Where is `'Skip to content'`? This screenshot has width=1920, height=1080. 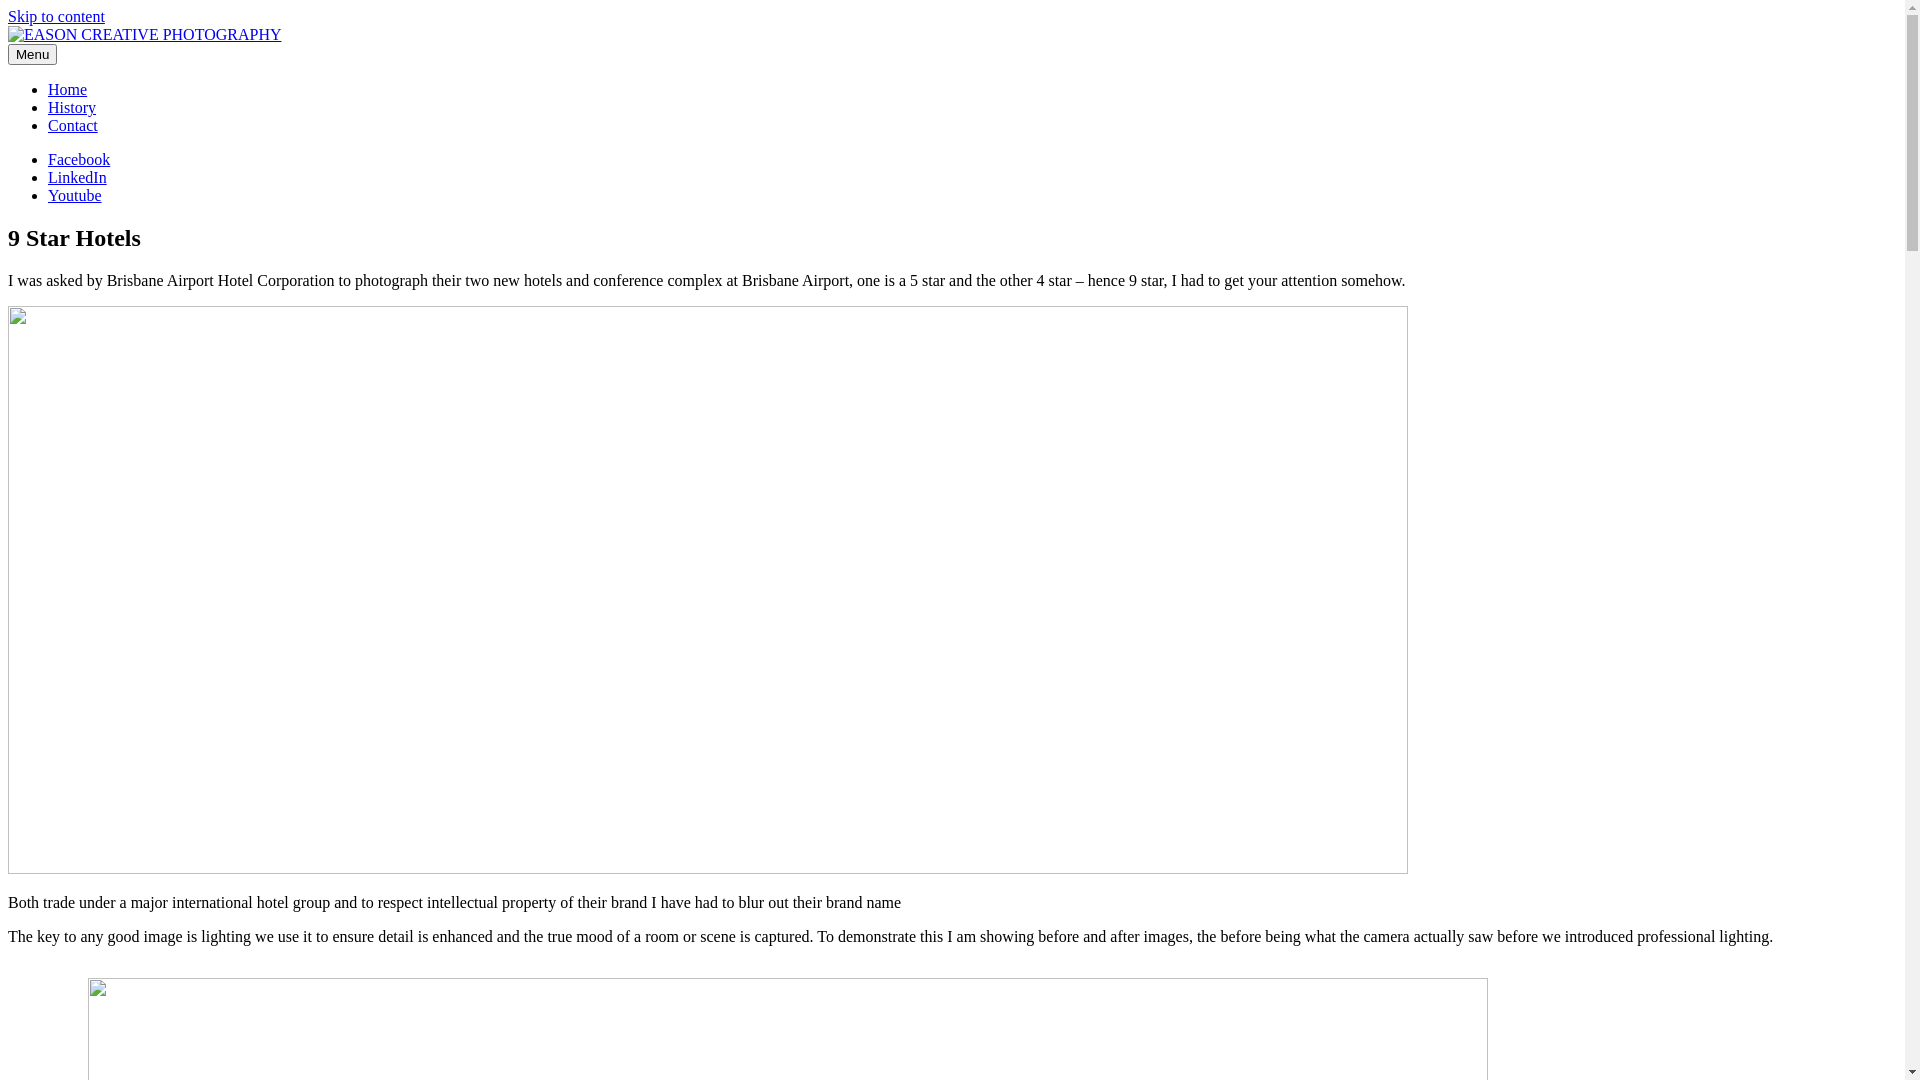 'Skip to content' is located at coordinates (56, 16).